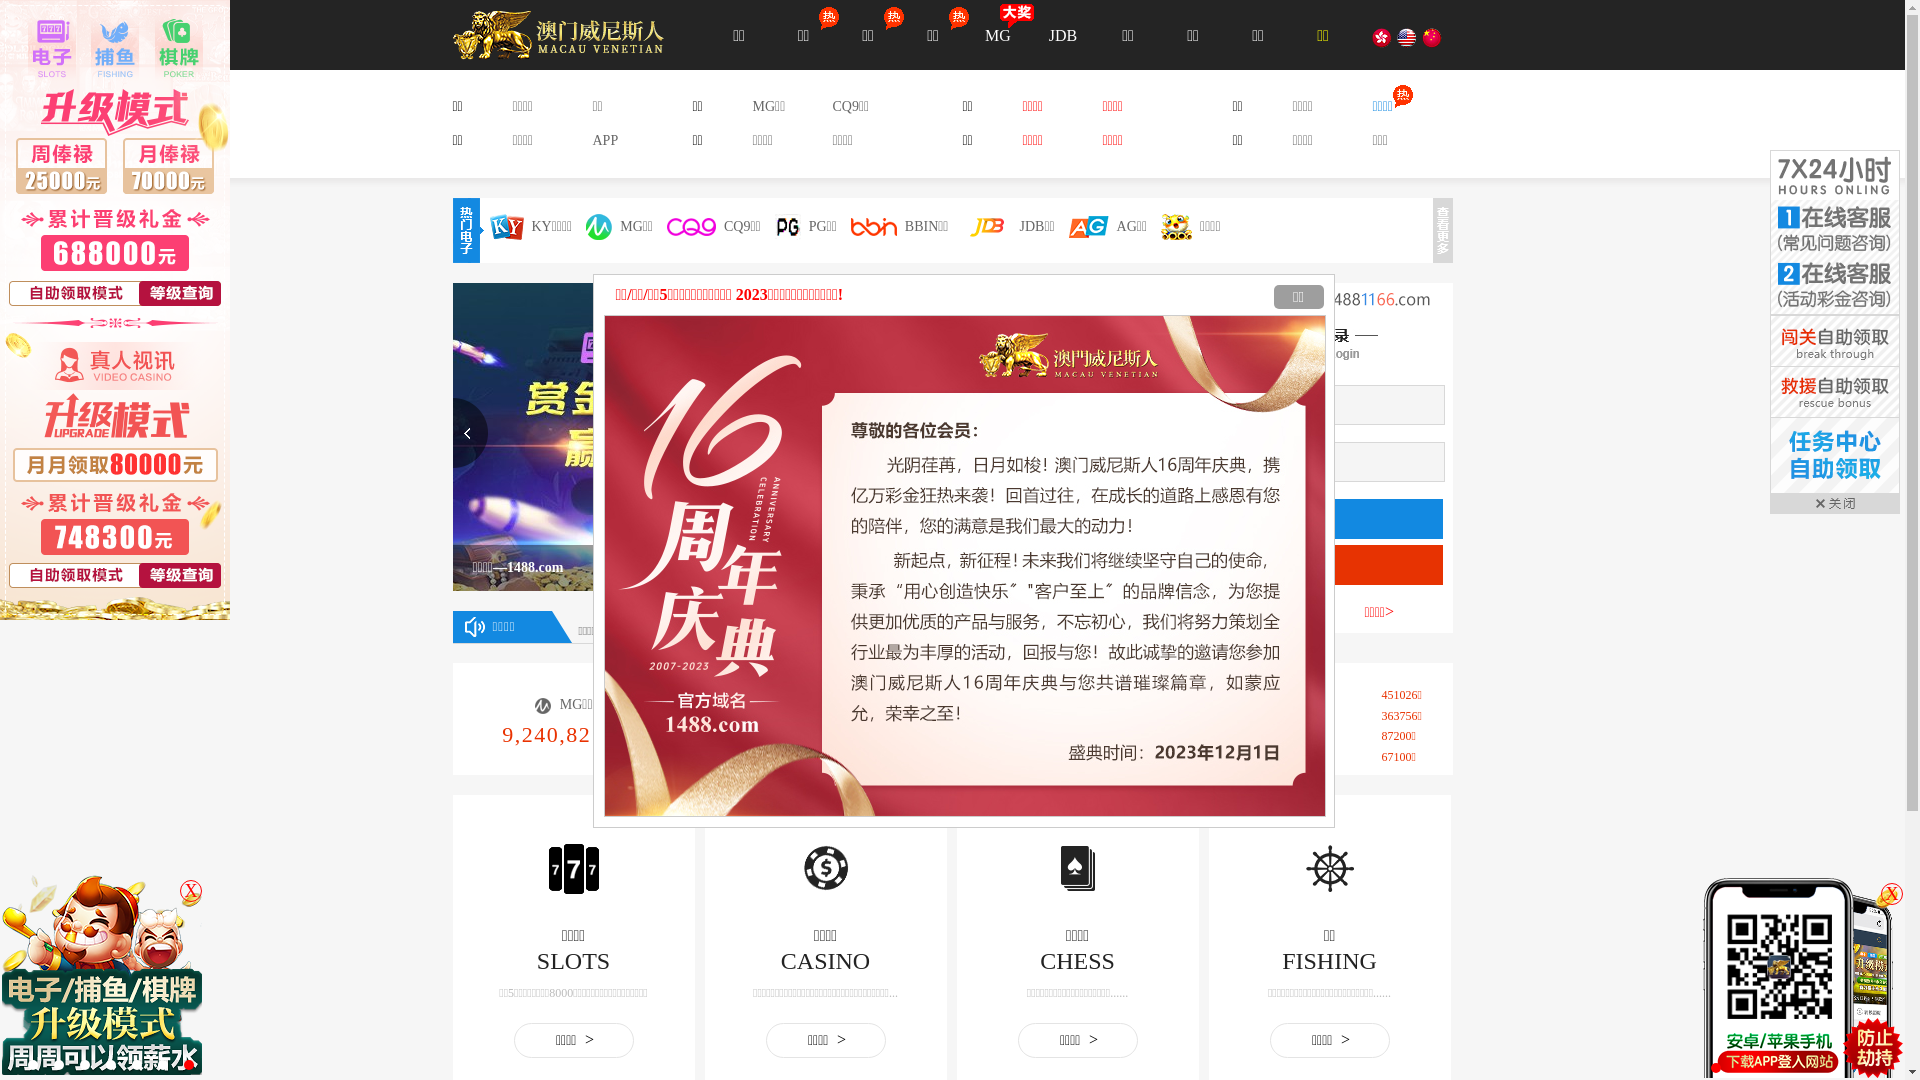  I want to click on 'APP', so click(603, 139).